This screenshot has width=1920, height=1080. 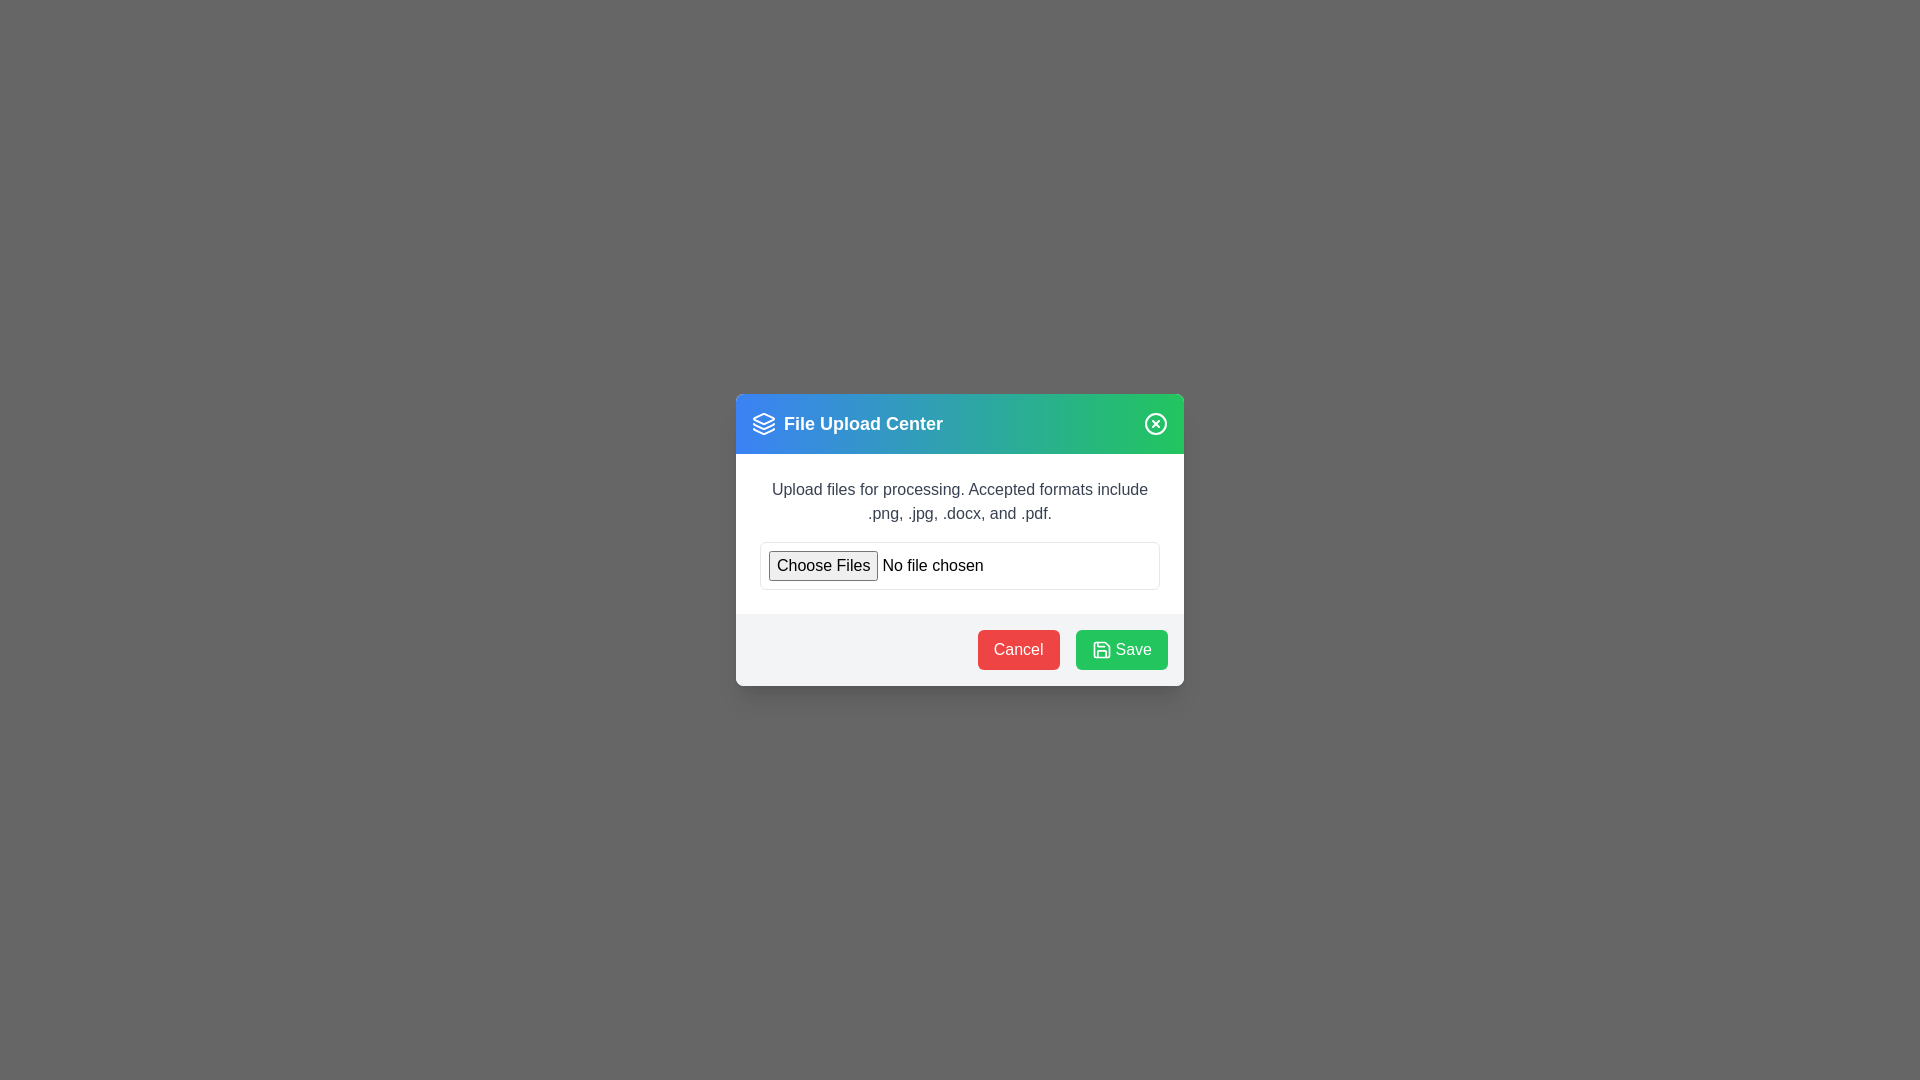 I want to click on the 'Save' button to save the uploaded files, so click(x=1121, y=650).